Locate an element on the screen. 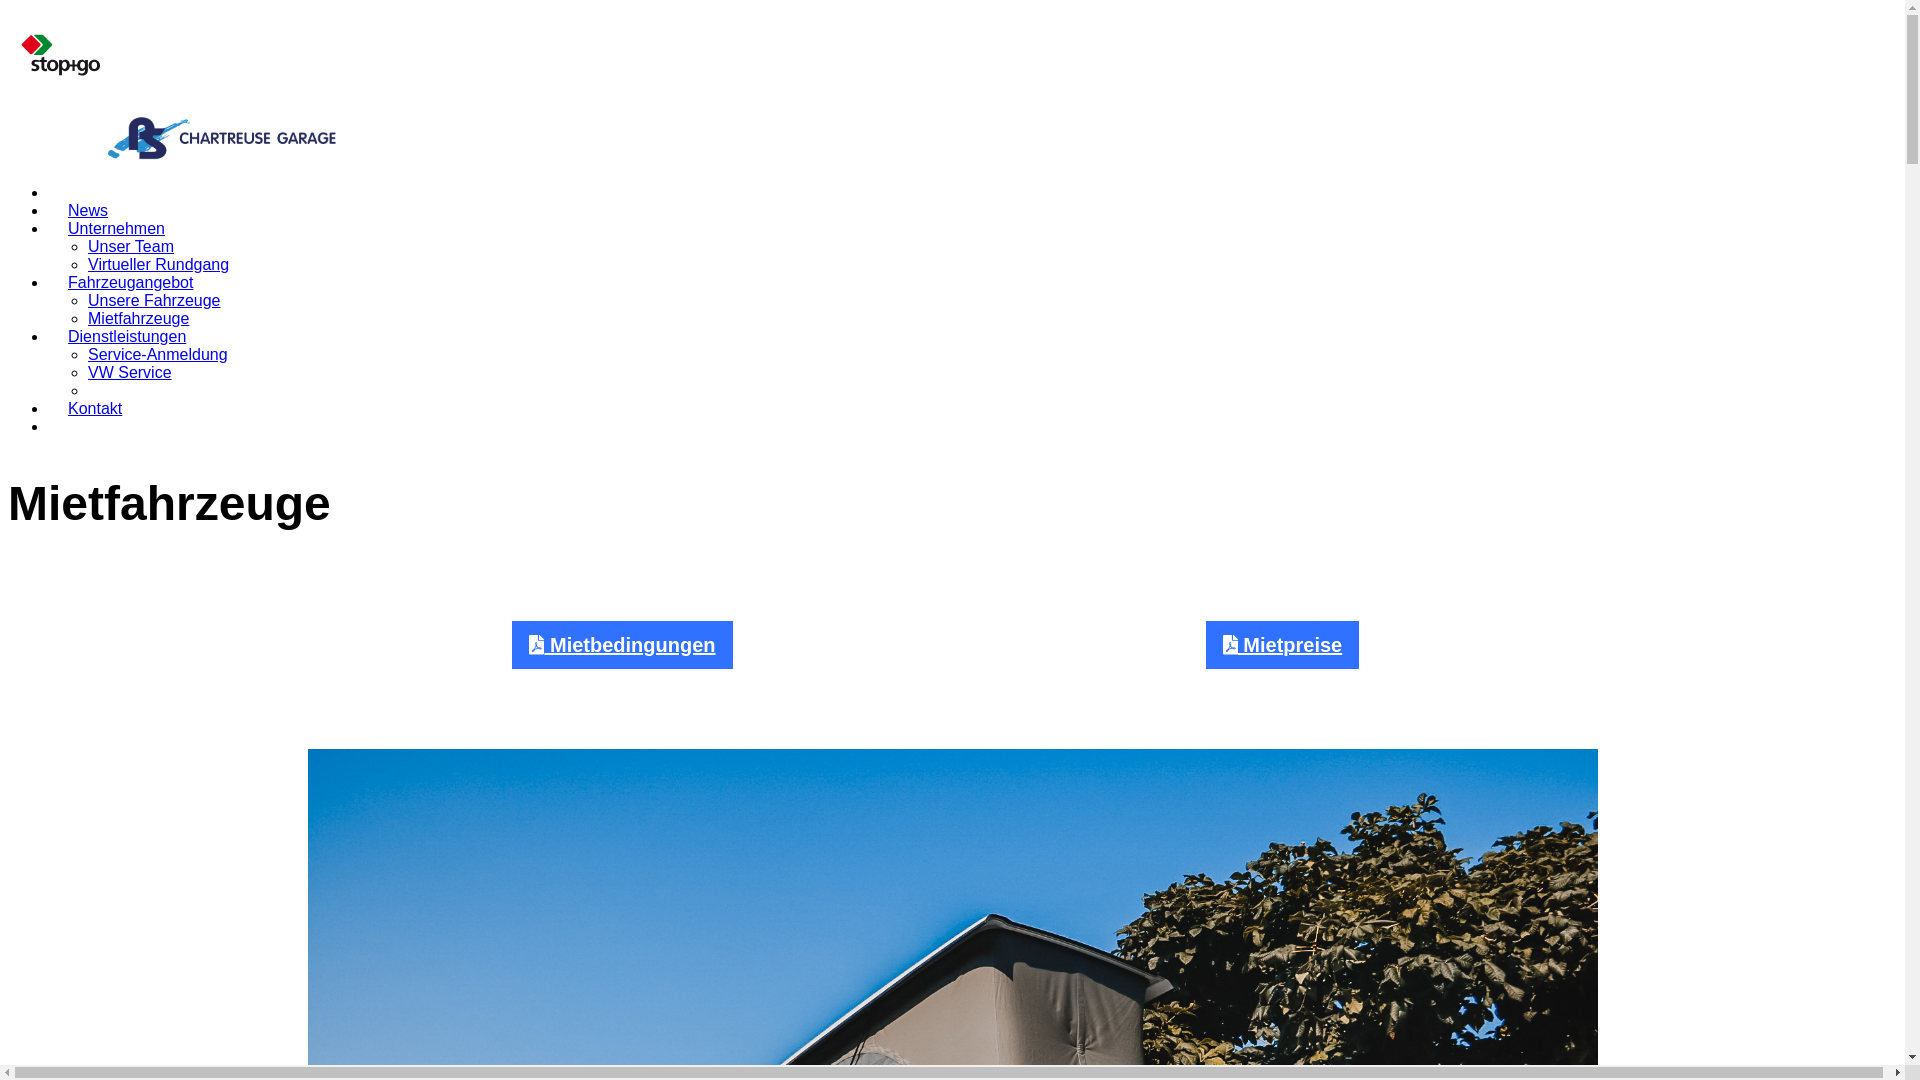  'Mietbedingungen' is located at coordinates (621, 644).